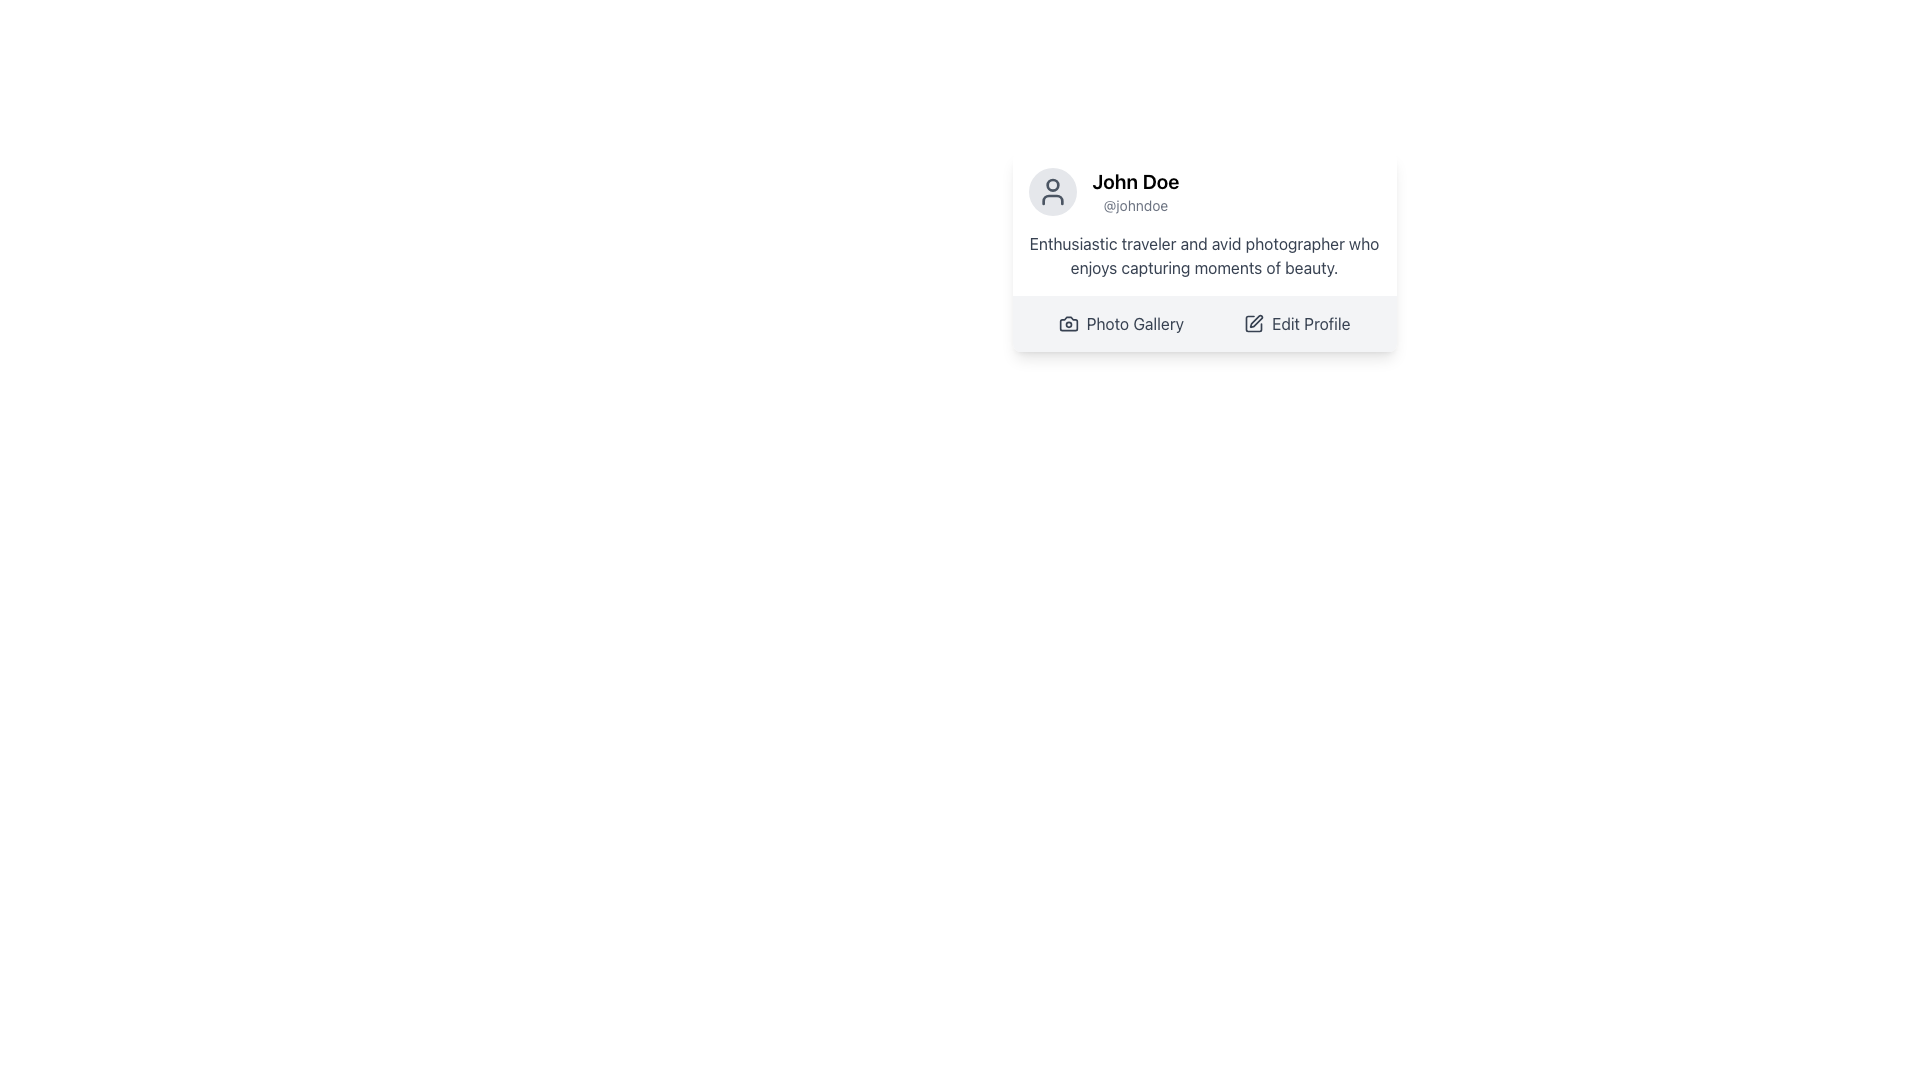 This screenshot has width=1920, height=1080. Describe the element at coordinates (1203, 323) in the screenshot. I see `the 'Photo Gallery' button on the navigation bar located at the bottom of the profile card` at that location.